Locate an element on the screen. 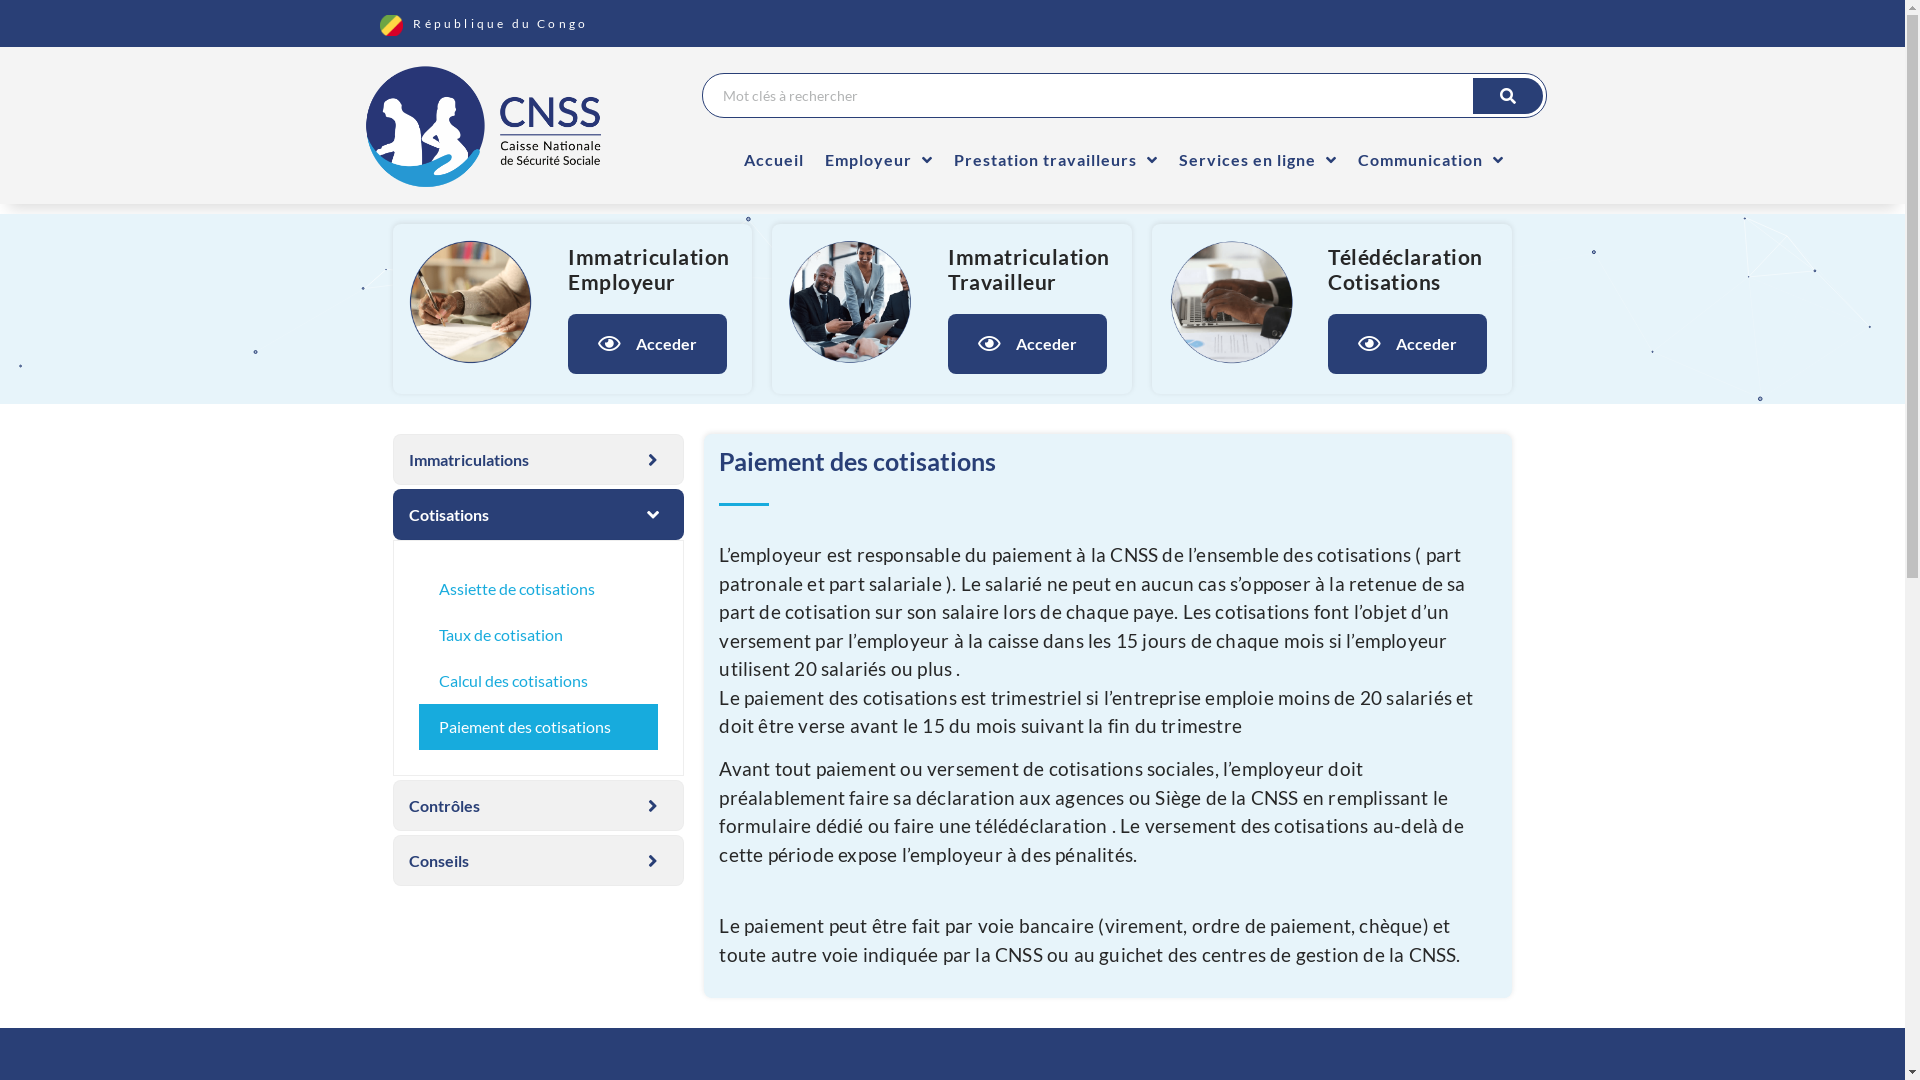 The width and height of the screenshot is (1920, 1080). 'Taux de cotisation' is located at coordinates (416, 635).